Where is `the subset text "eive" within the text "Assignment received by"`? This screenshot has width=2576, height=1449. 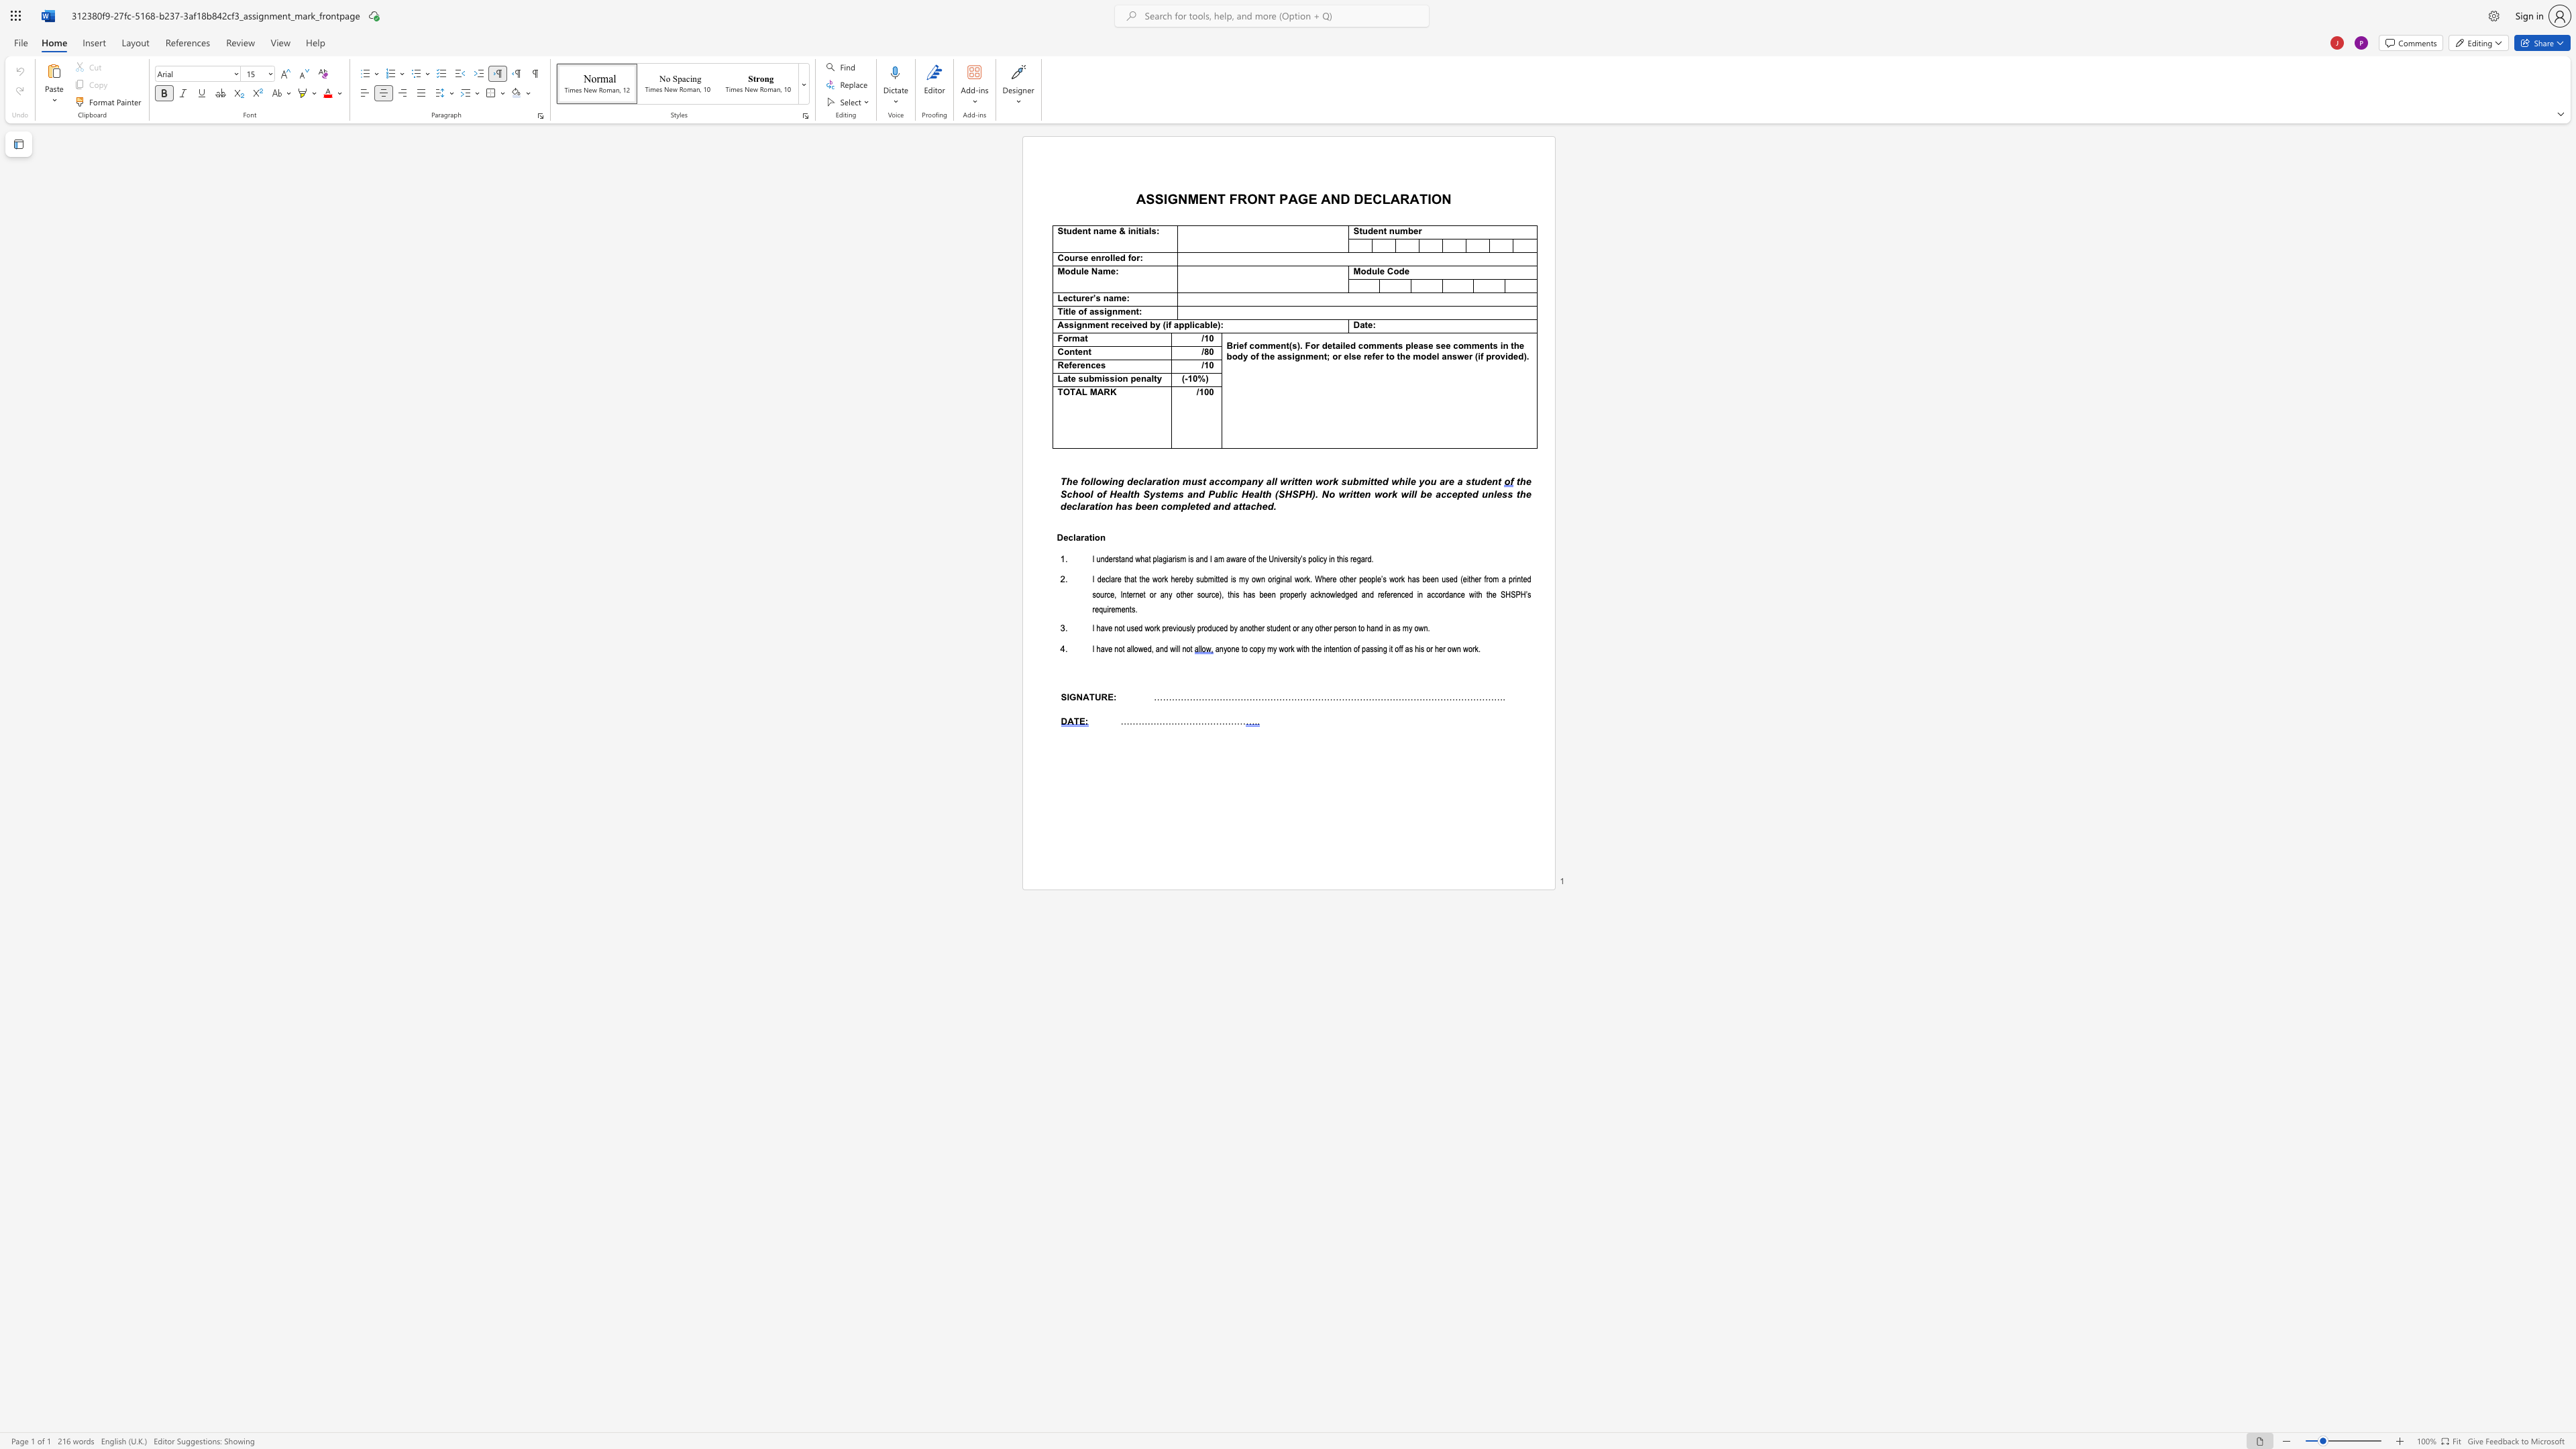
the subset text "eive" within the text "Assignment received by" is located at coordinates (1124, 324).